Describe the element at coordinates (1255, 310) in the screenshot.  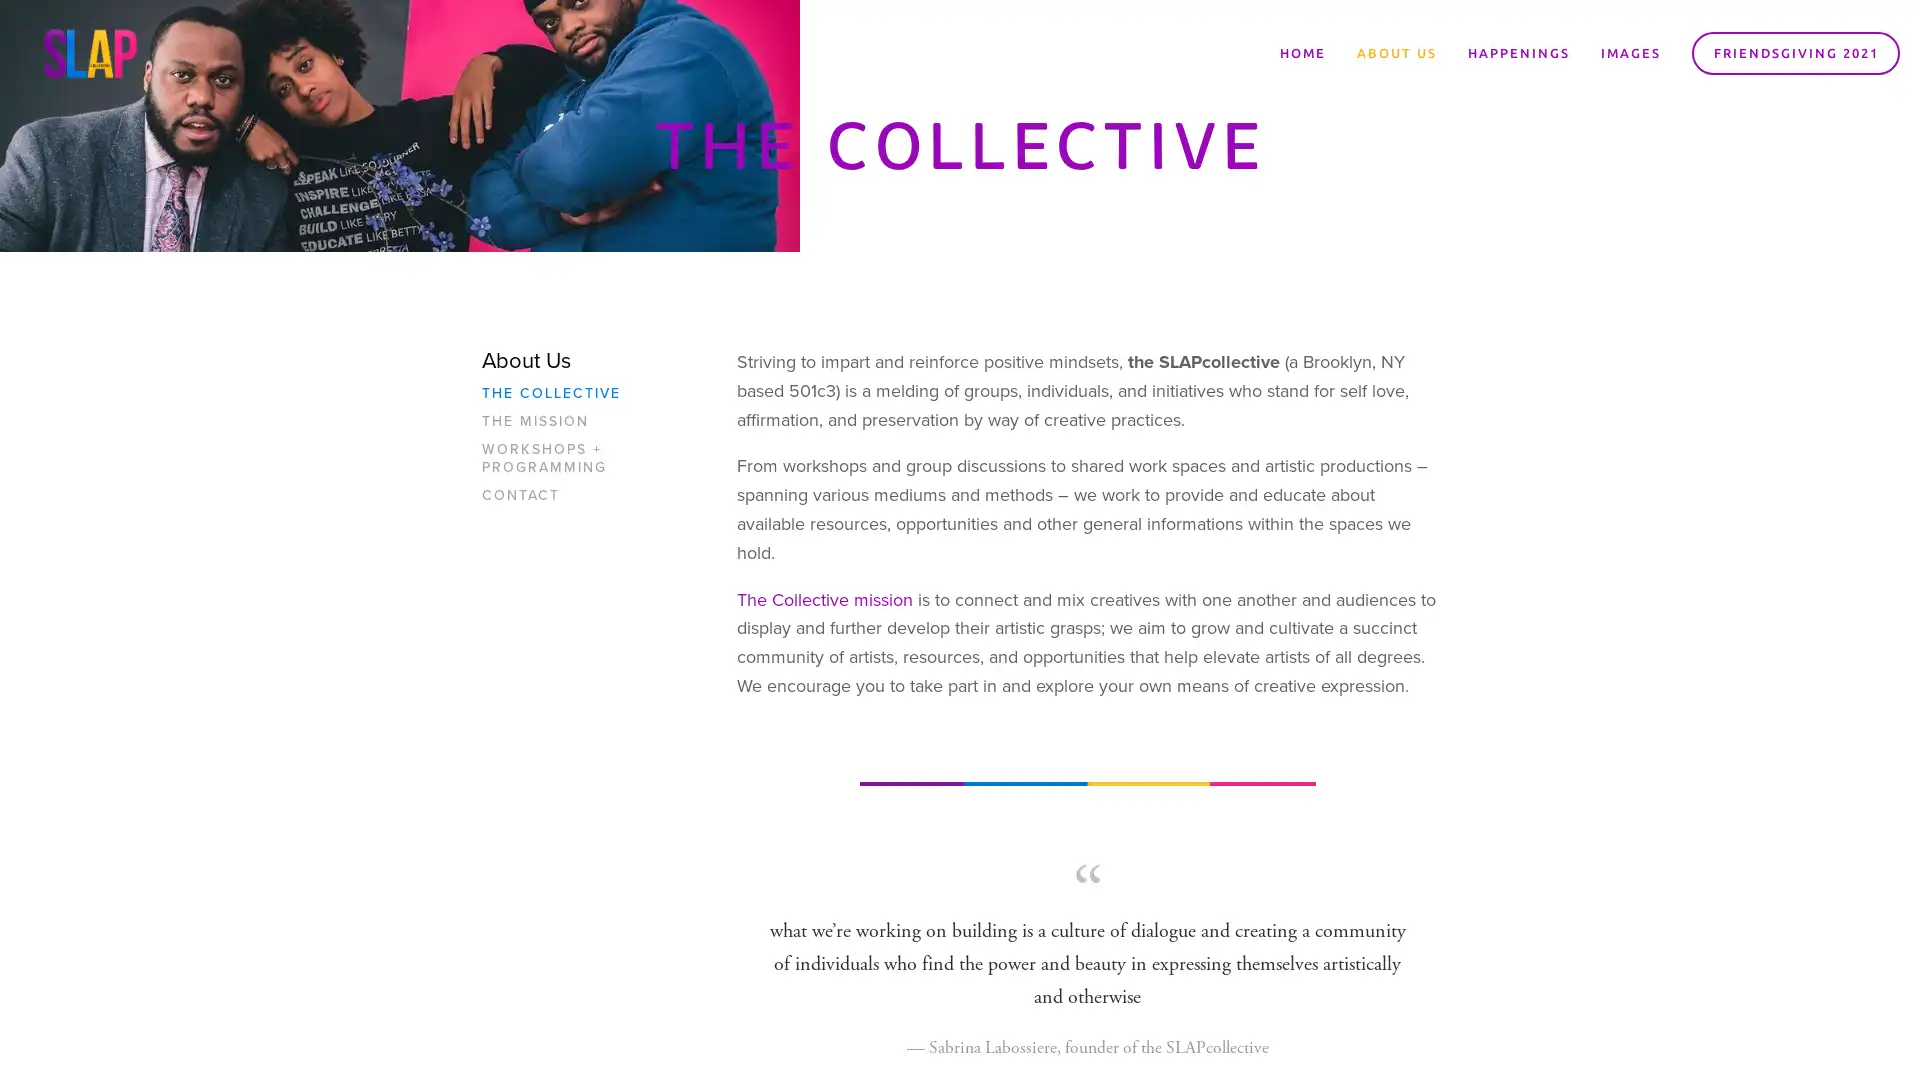
I see `Close` at that location.